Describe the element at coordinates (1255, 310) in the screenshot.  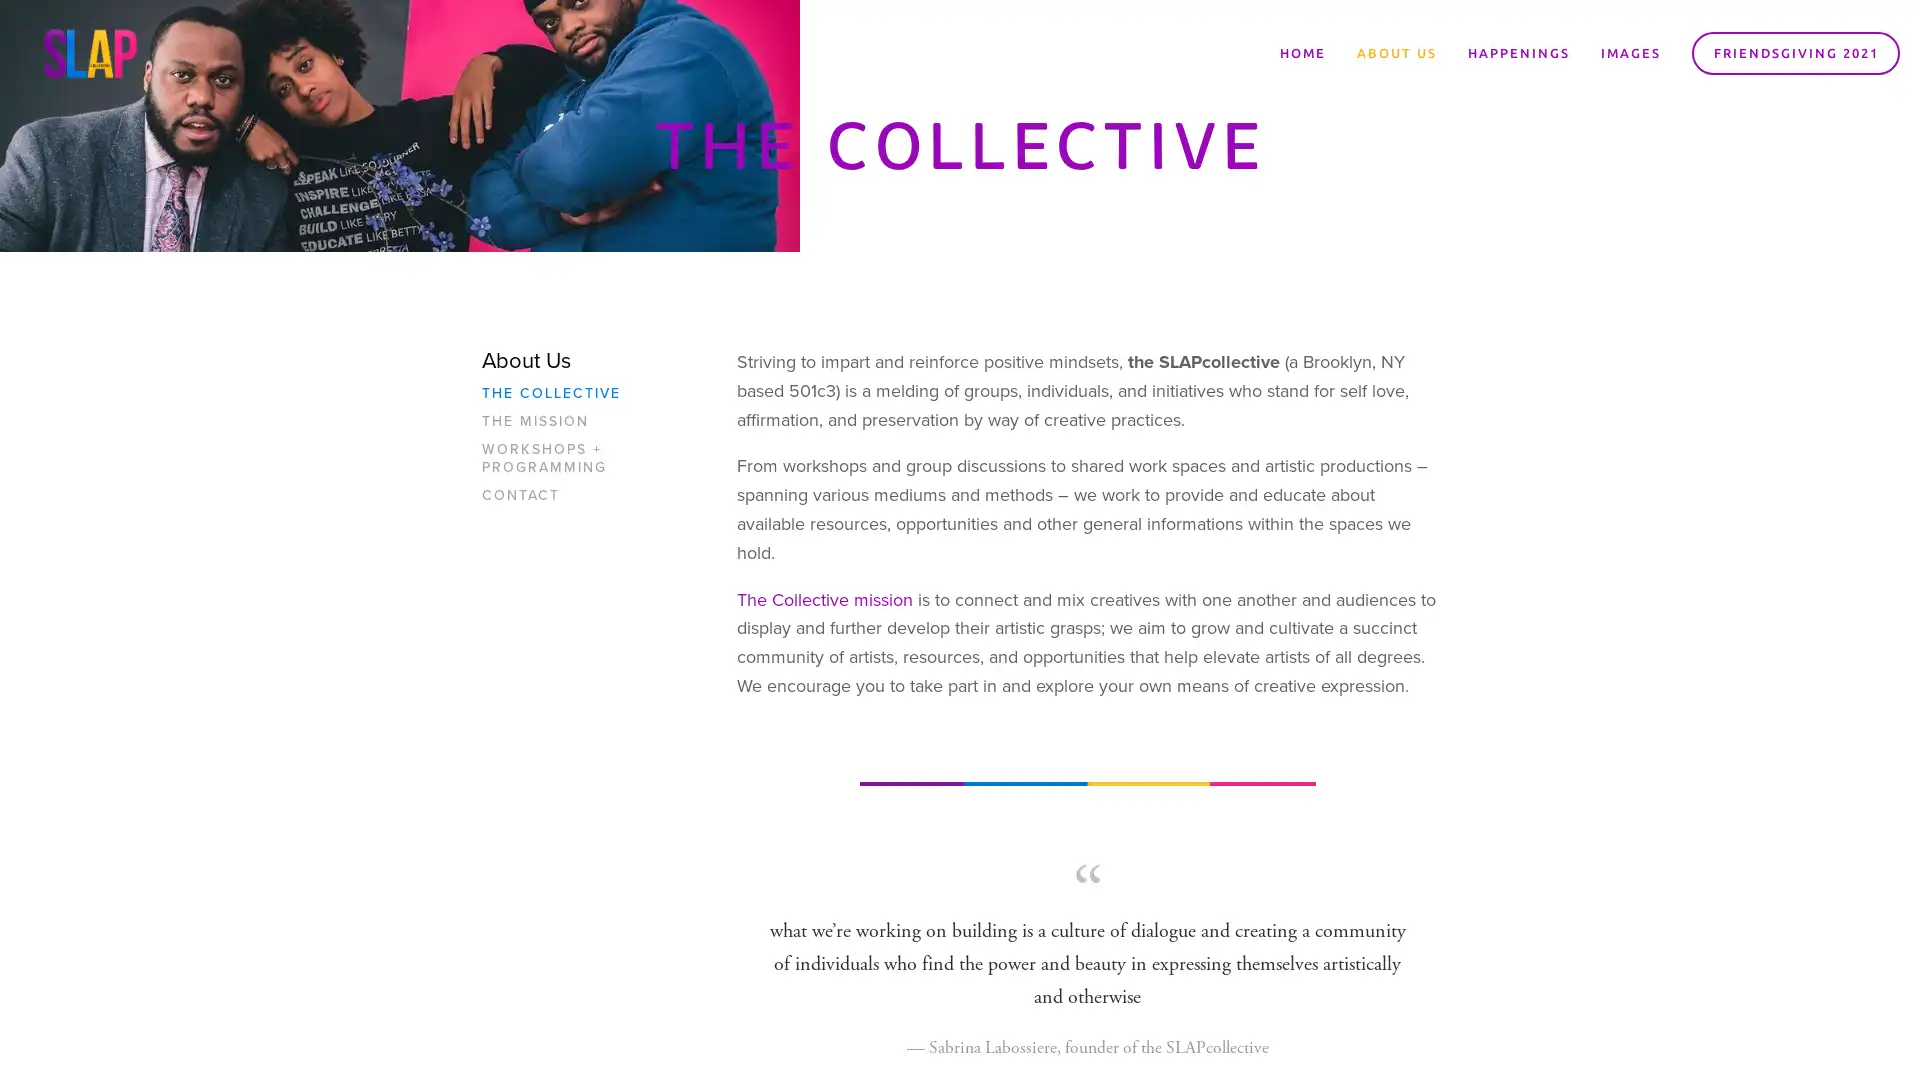
I see `Close` at that location.